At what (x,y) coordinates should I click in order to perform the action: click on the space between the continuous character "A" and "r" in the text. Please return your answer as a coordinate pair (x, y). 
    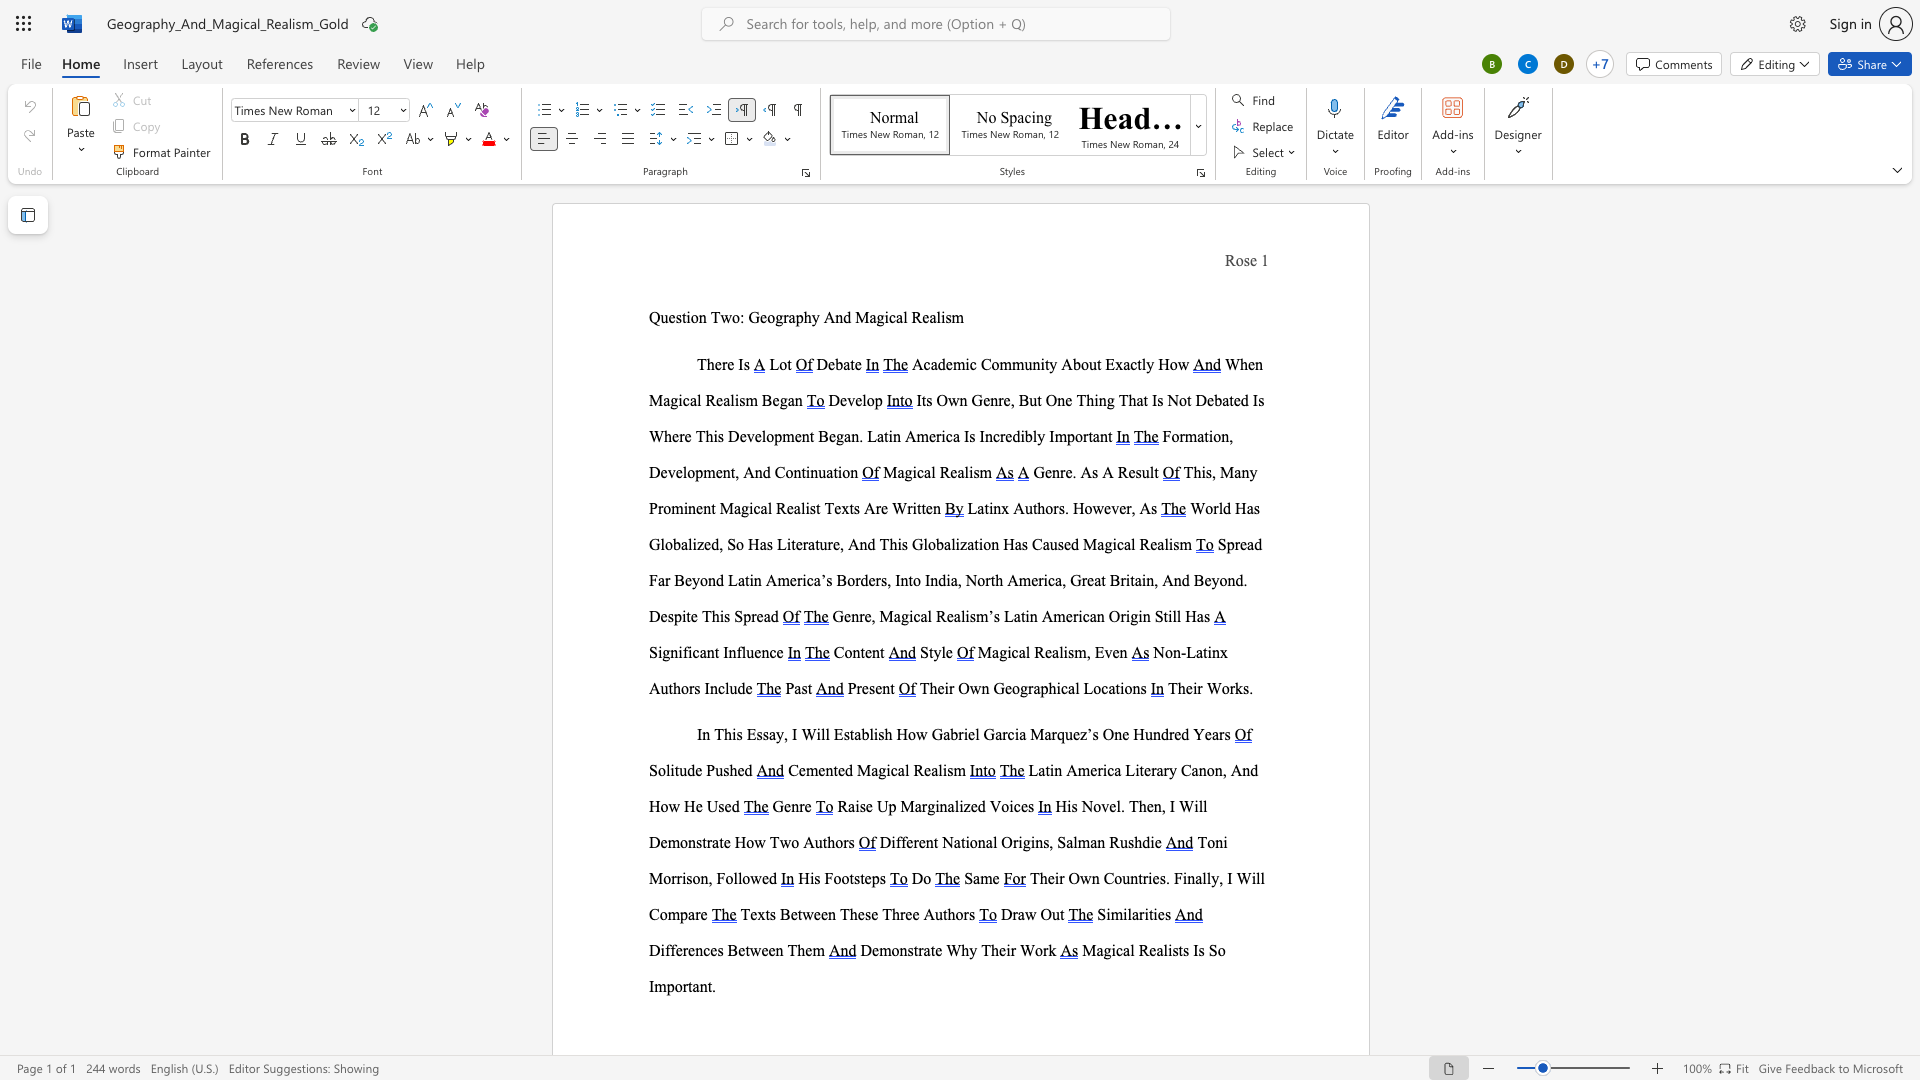
    Looking at the image, I should click on (873, 507).